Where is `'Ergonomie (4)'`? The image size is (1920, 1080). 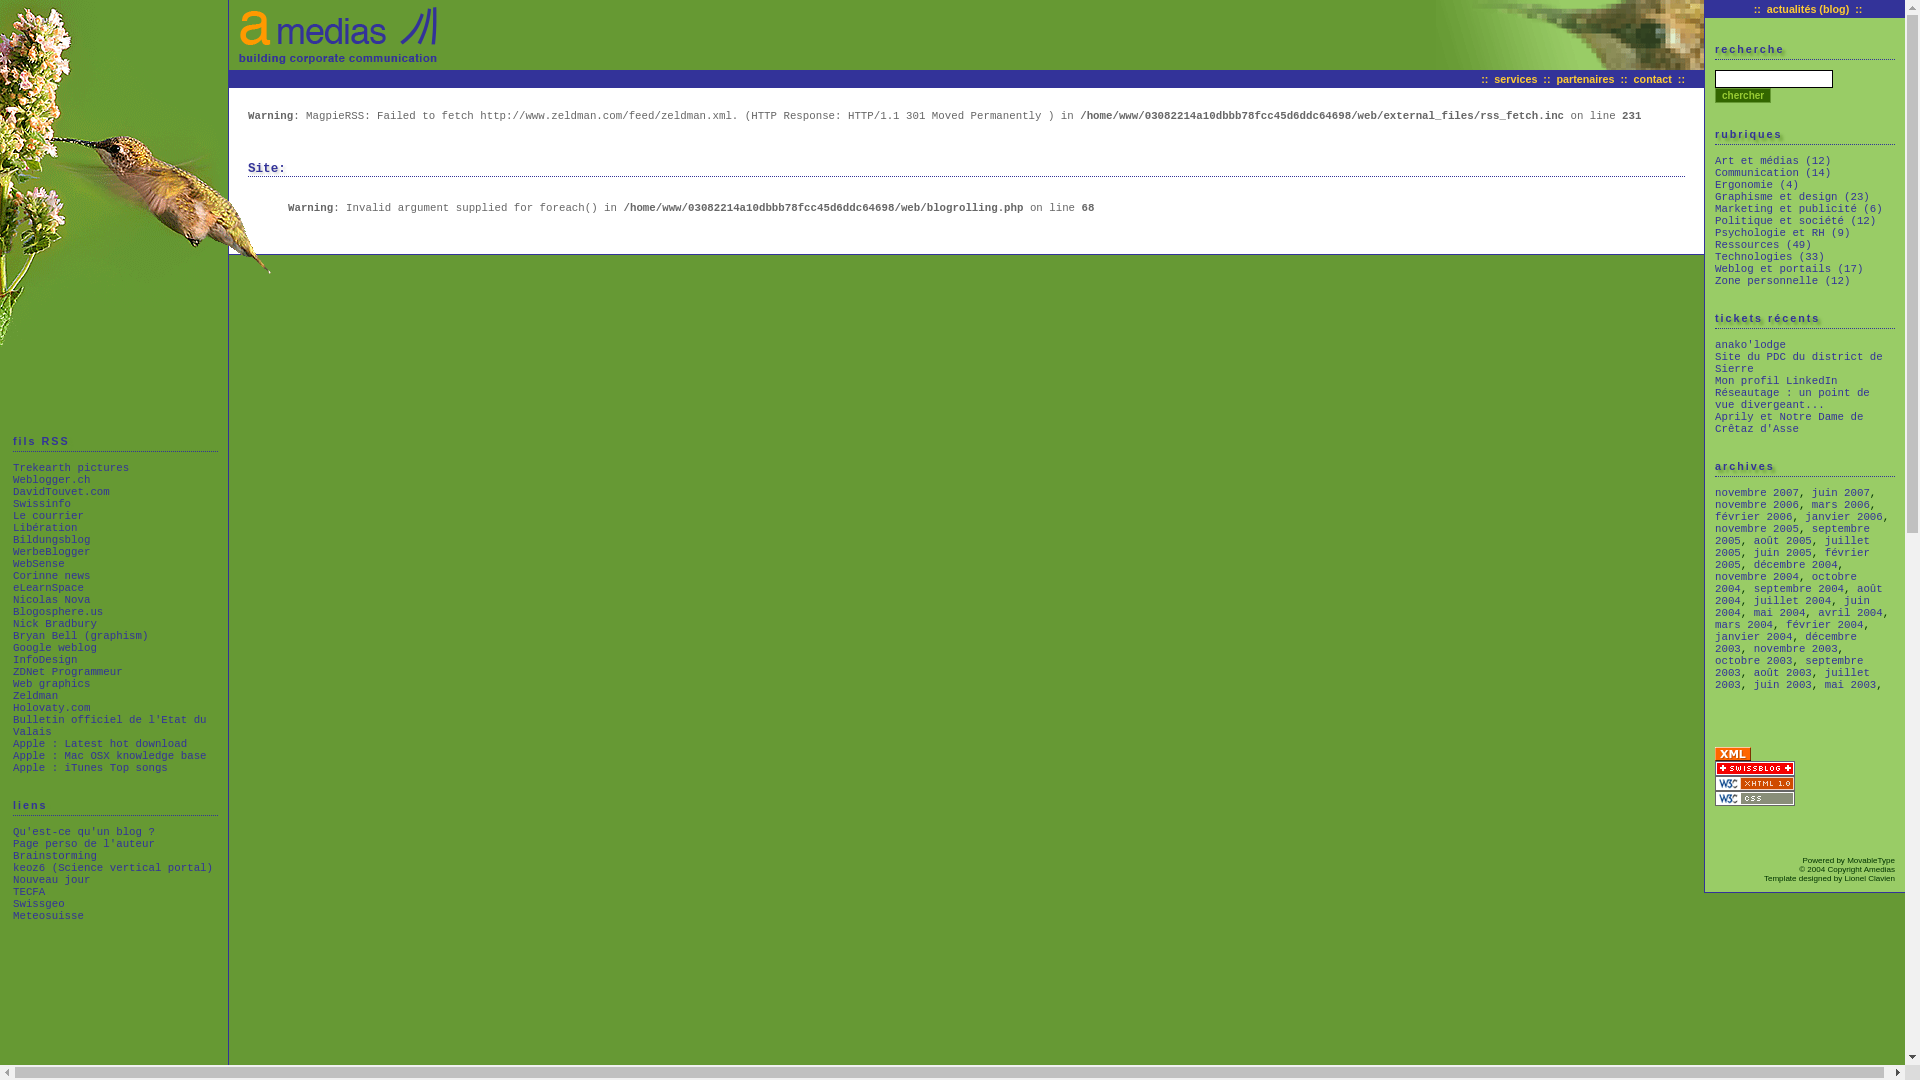
'Ergonomie (4)' is located at coordinates (1713, 185).